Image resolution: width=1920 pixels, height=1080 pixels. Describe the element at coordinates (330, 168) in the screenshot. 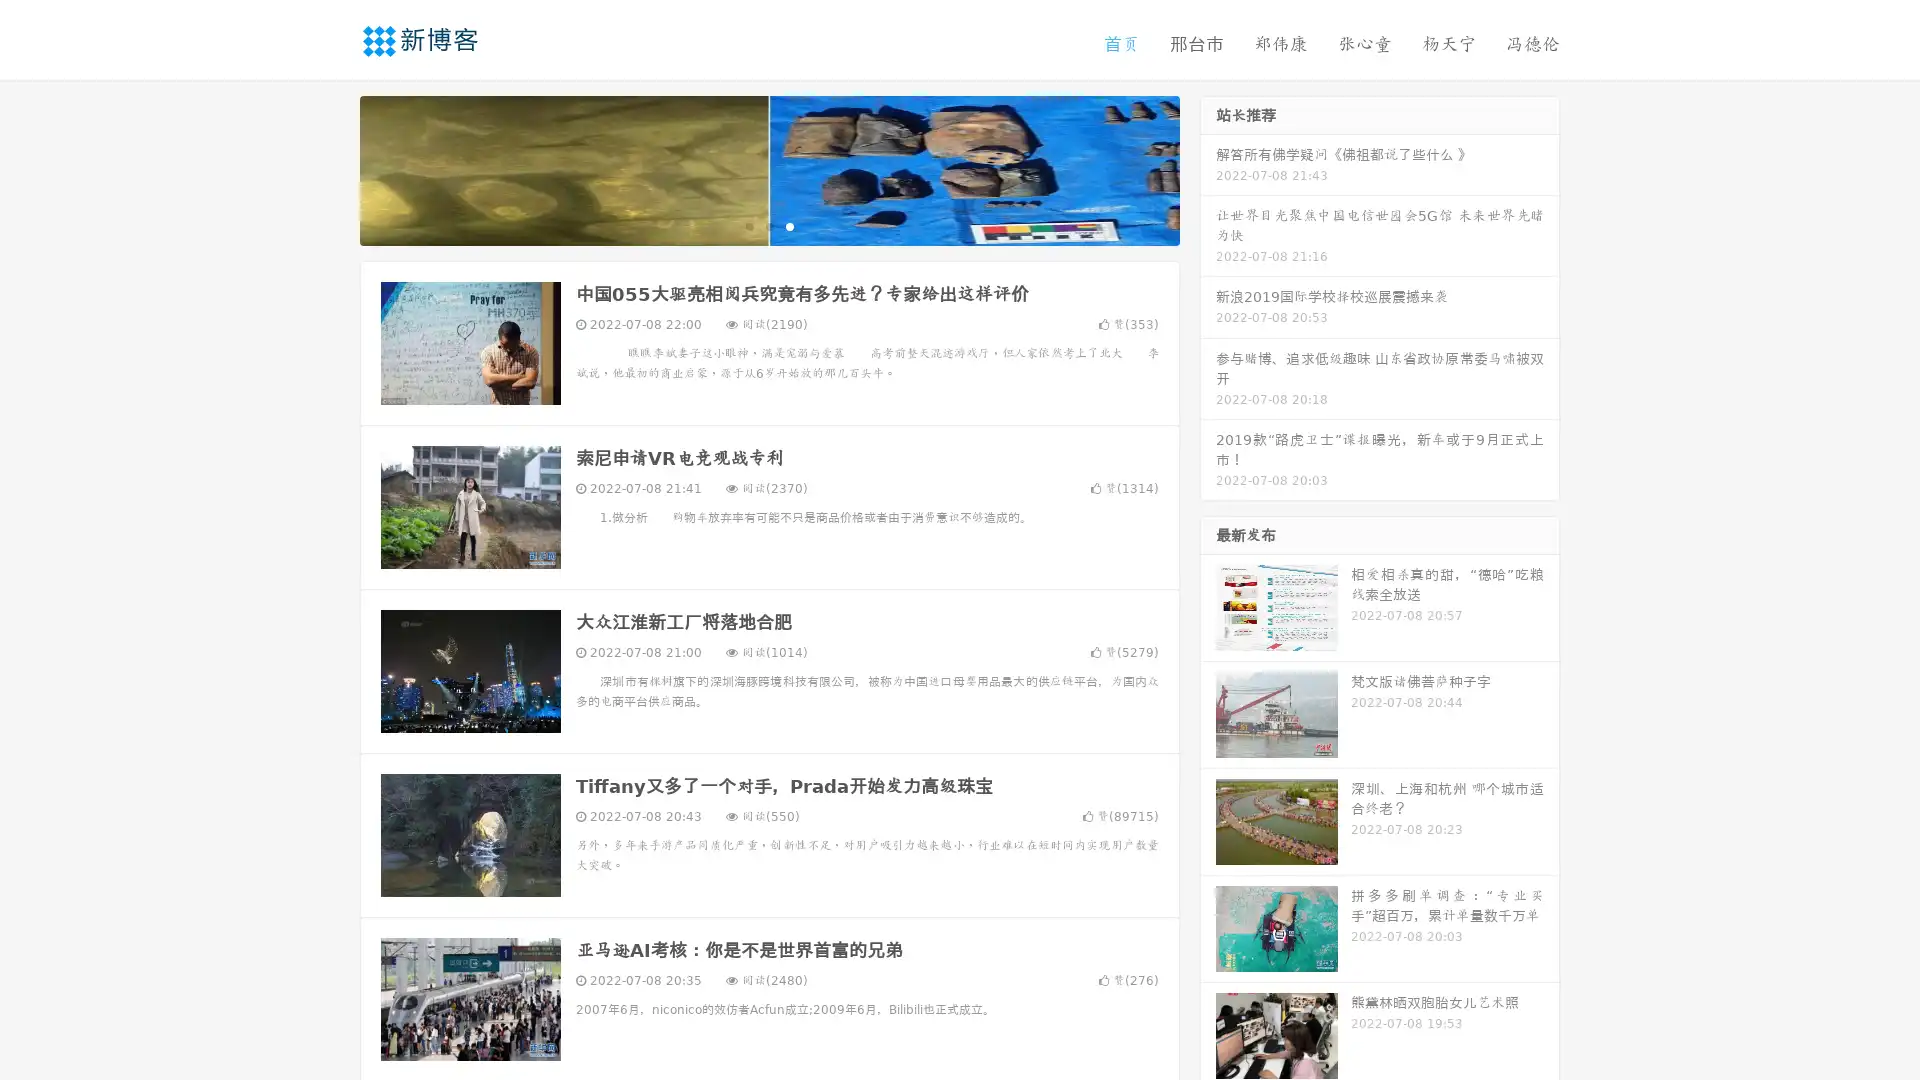

I see `Previous slide` at that location.